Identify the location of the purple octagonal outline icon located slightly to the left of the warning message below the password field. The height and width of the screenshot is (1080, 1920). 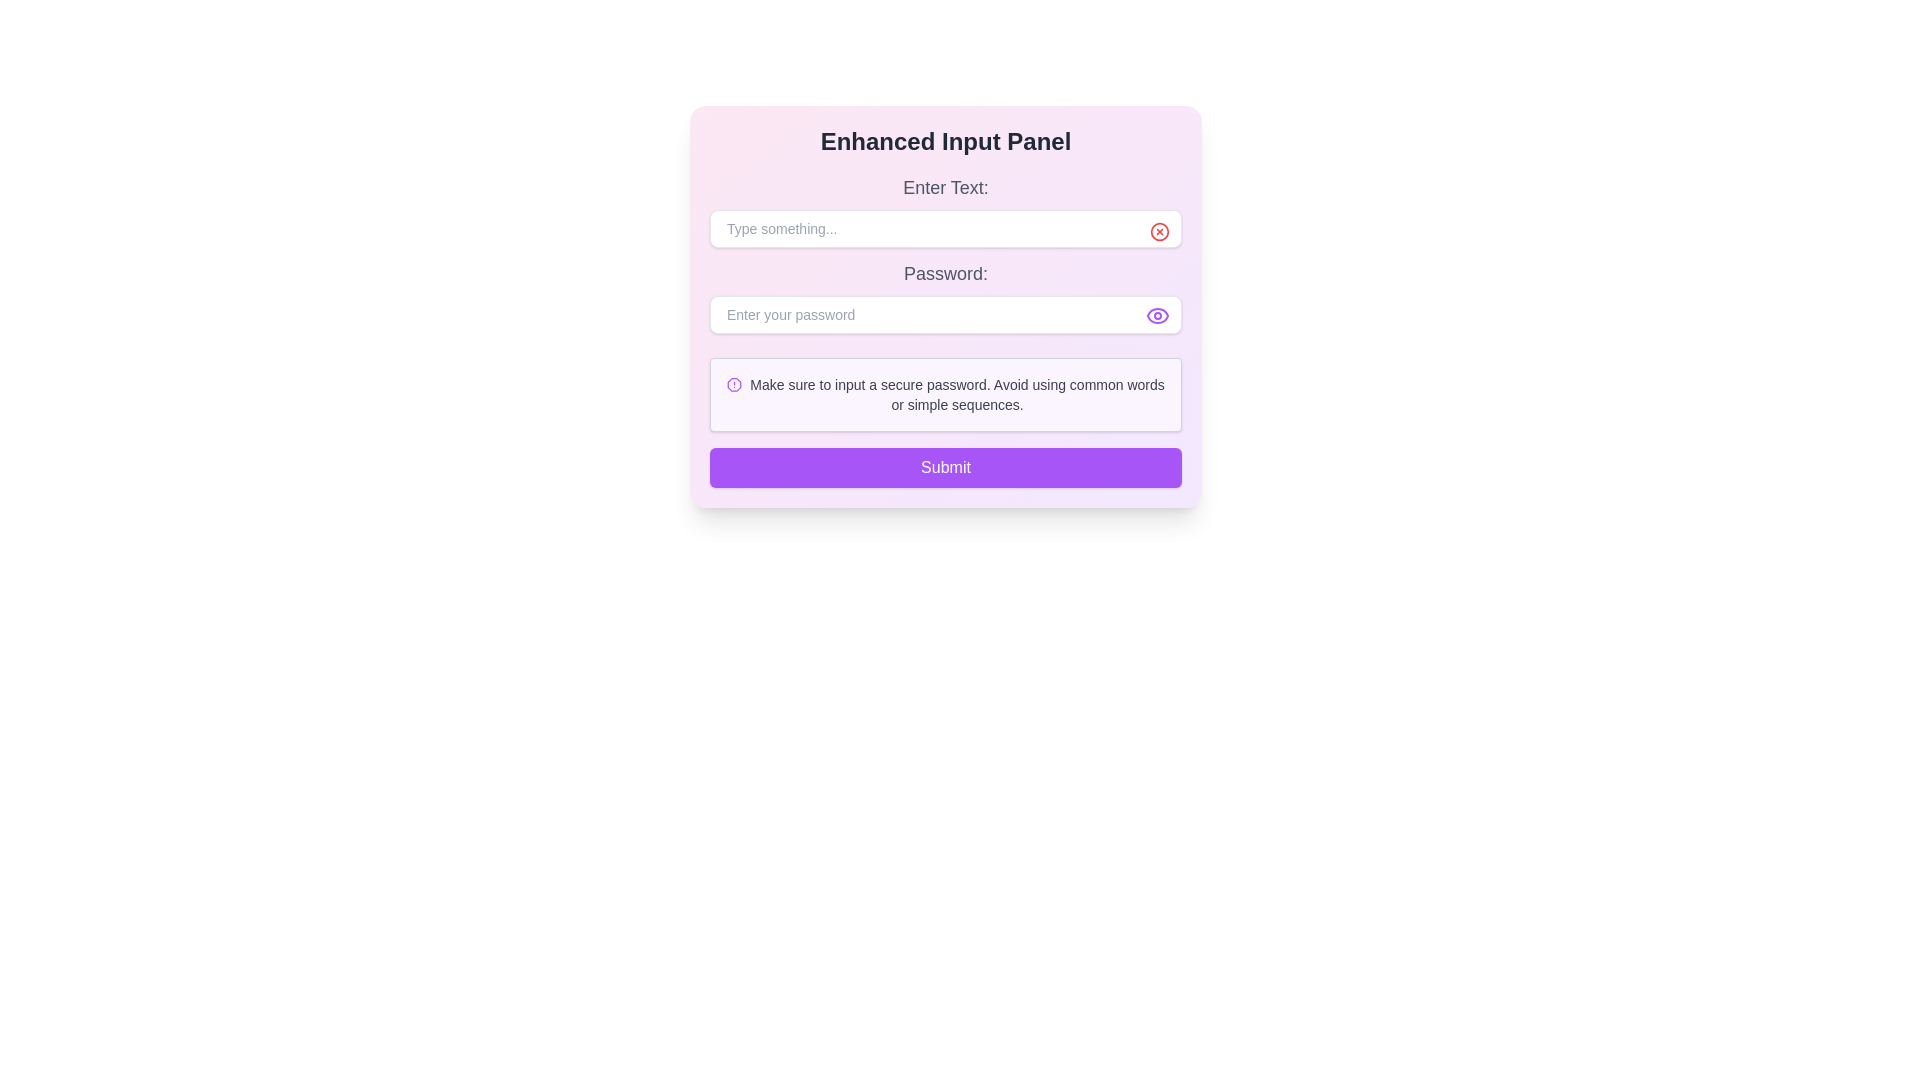
(733, 385).